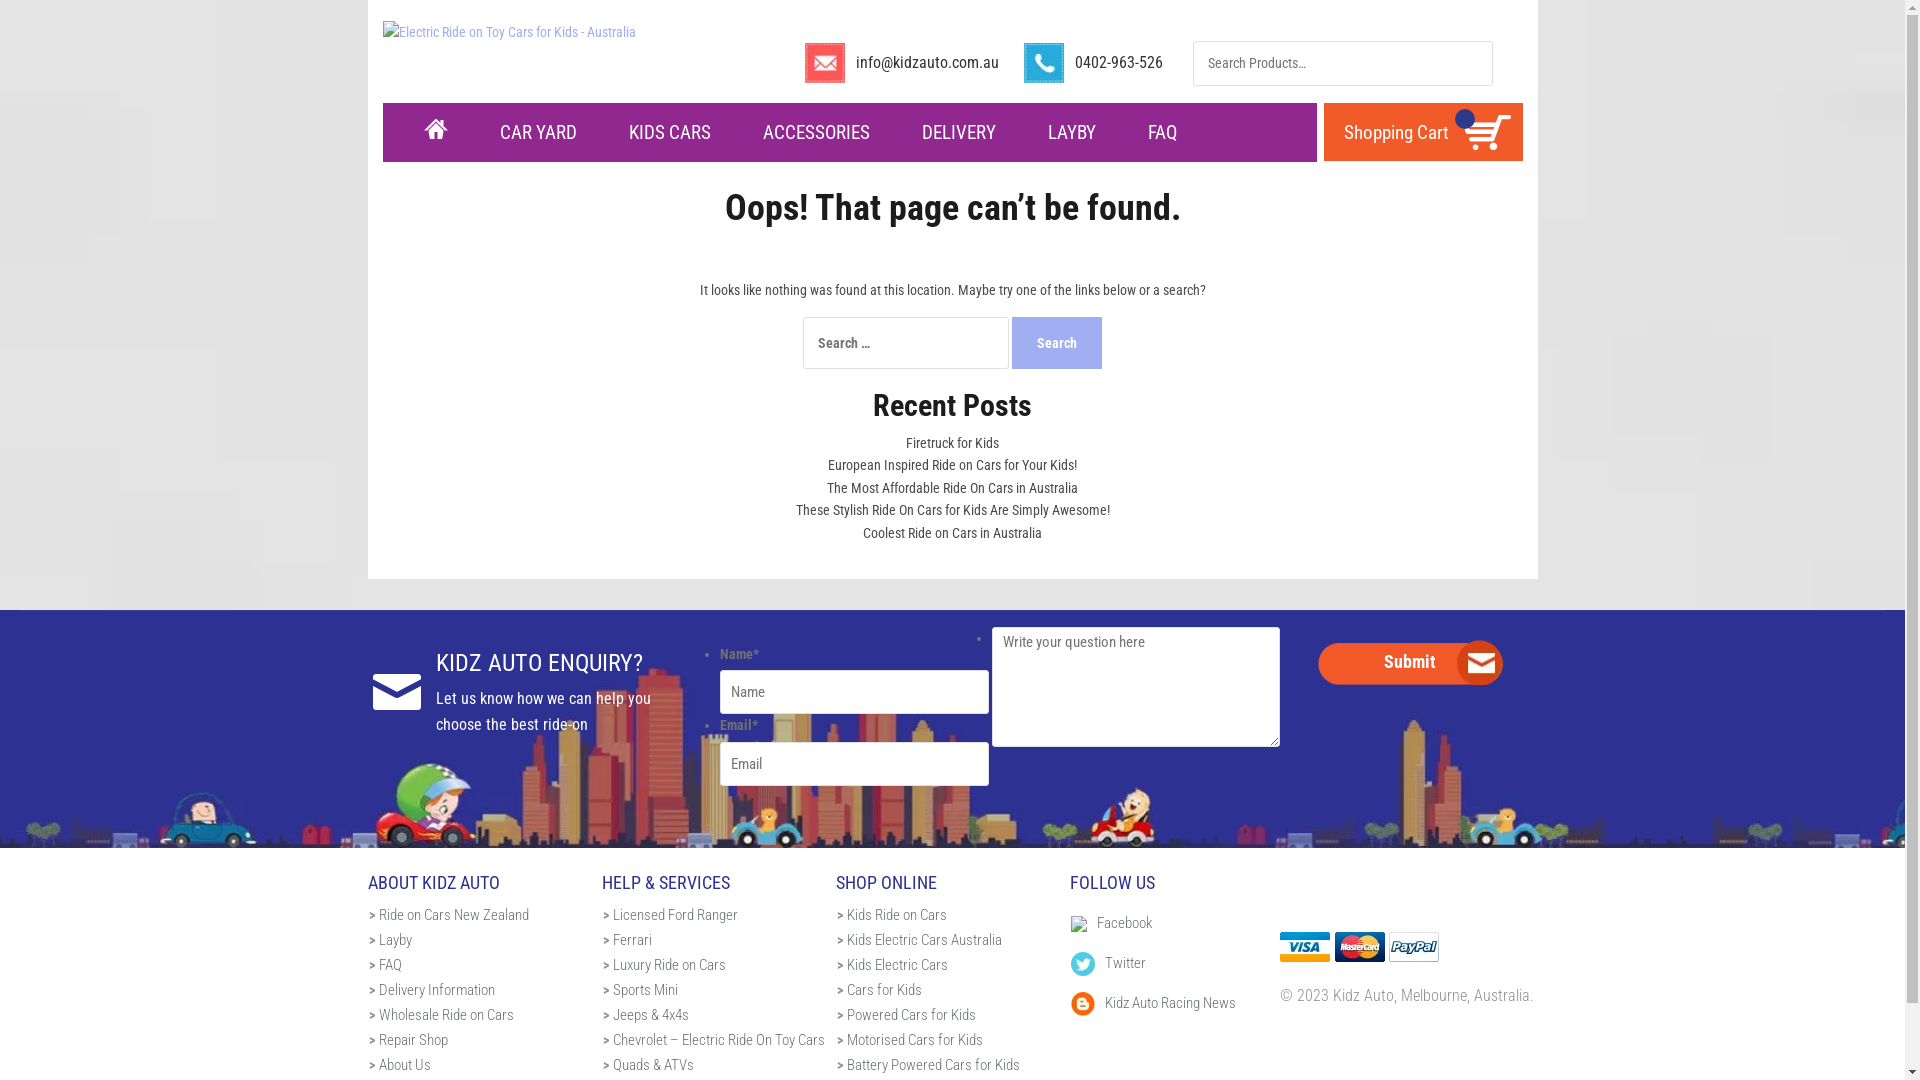 The image size is (1920, 1080). Describe the element at coordinates (1109, 922) in the screenshot. I see `'Facebook'` at that location.